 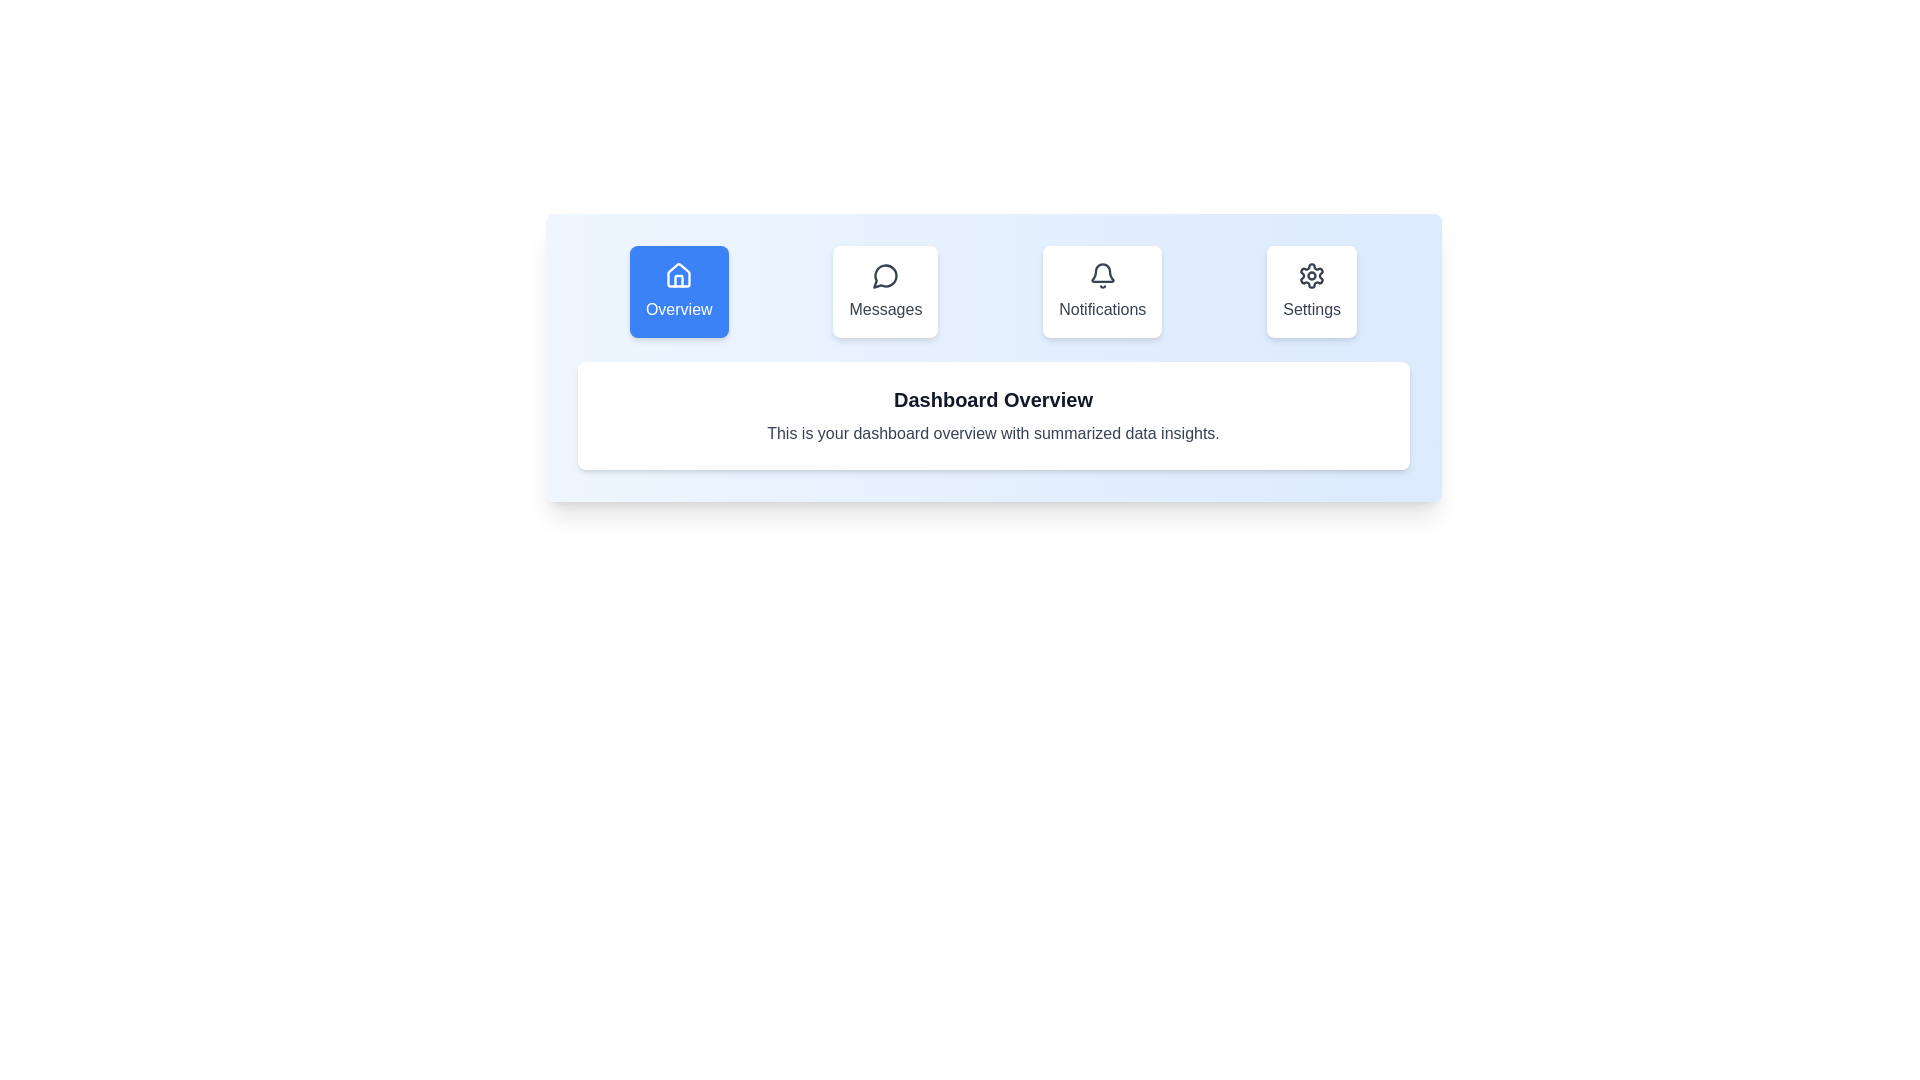 I want to click on the 'Notifications' button in the navigation menu, so click(x=1101, y=292).